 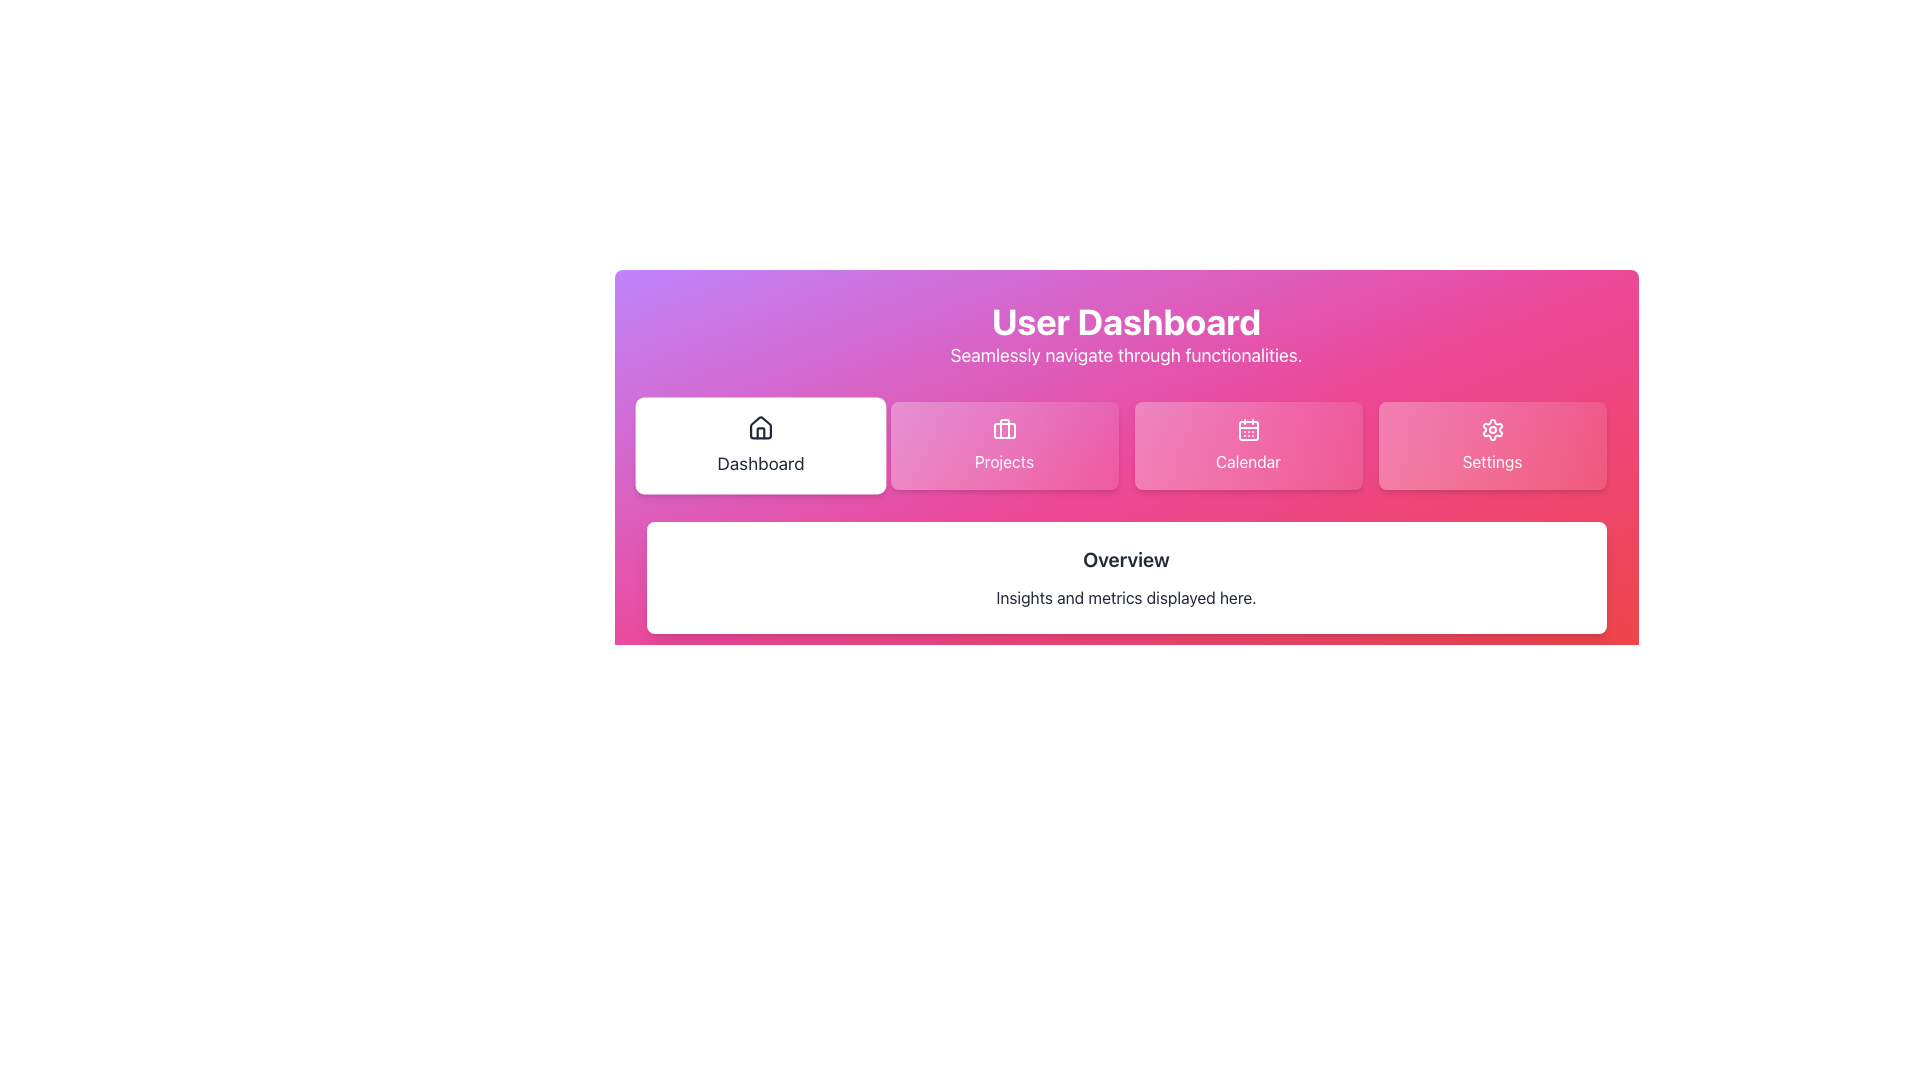 I want to click on the 'Projects' button located on the User Dashboard, which is the second button in a row of four, to observe any hover-based effects, so click(x=1004, y=445).